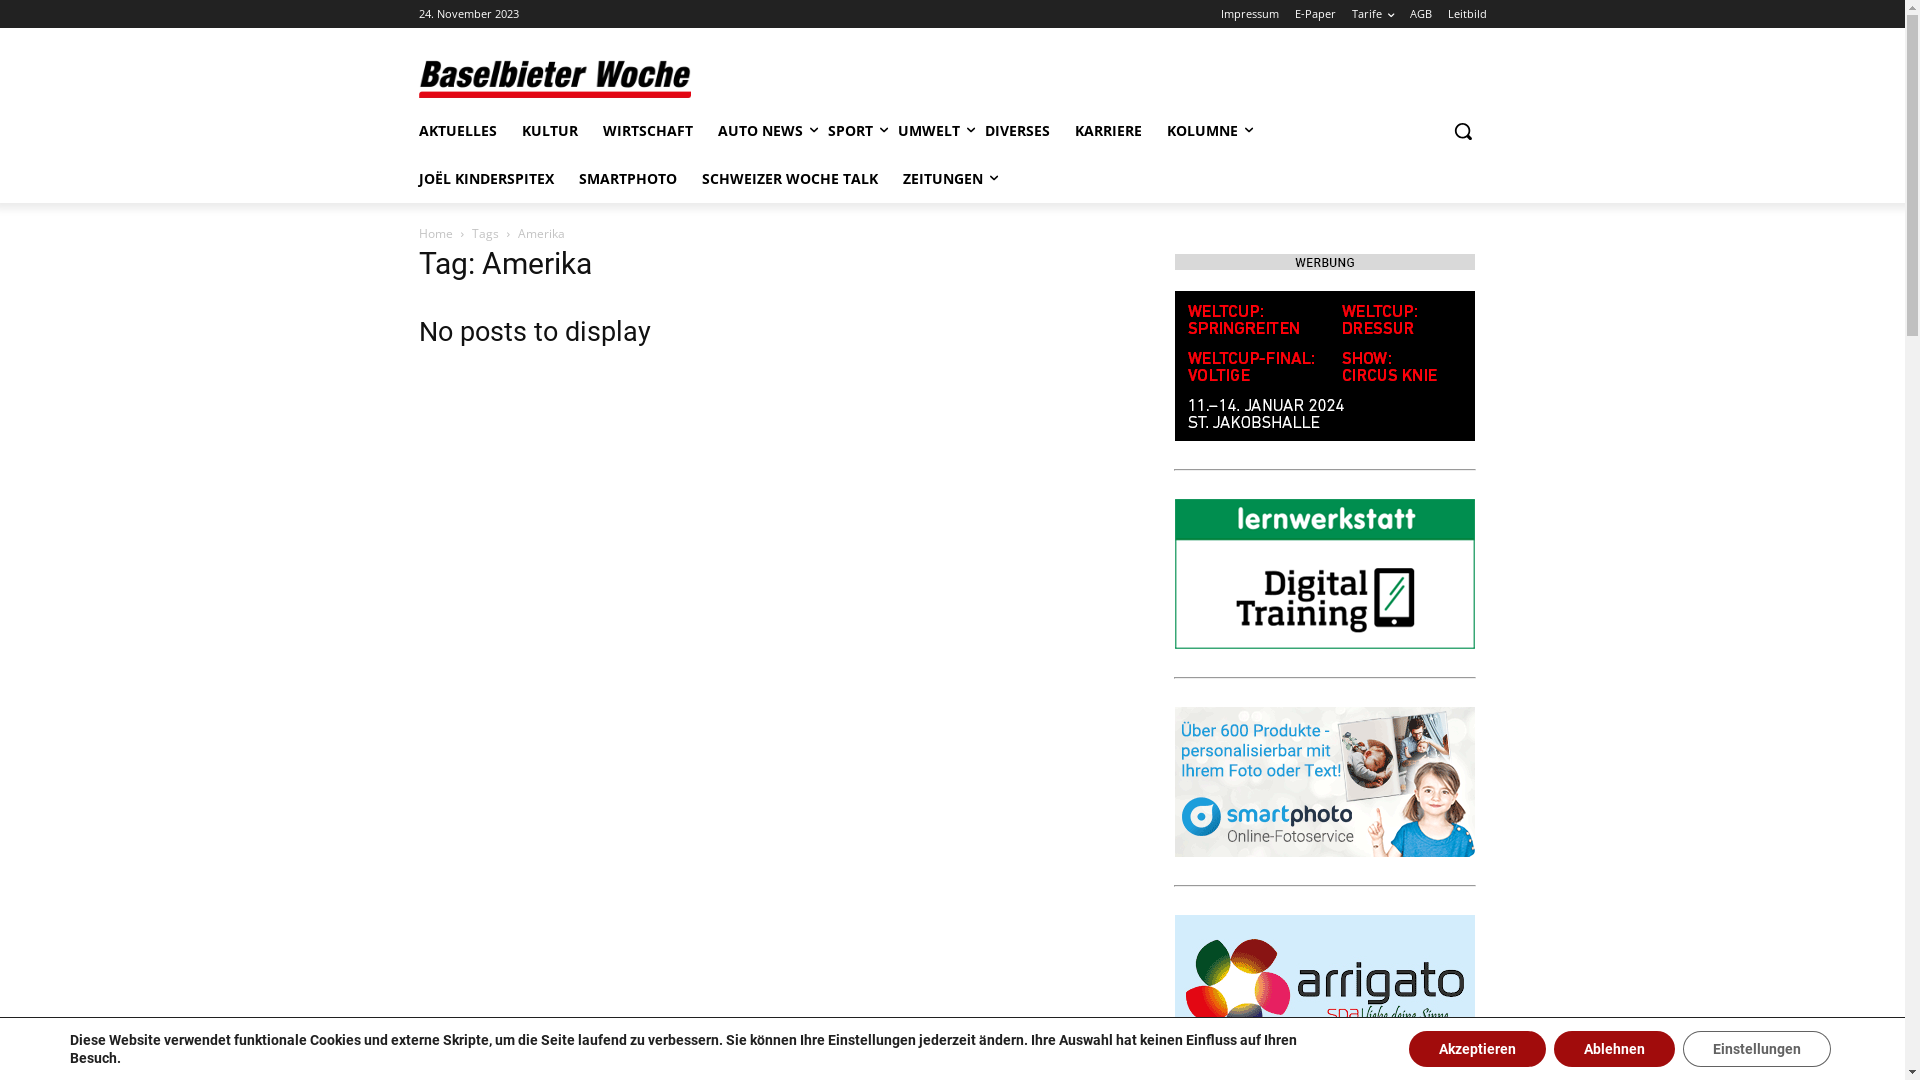 This screenshot has height=1080, width=1920. Describe the element at coordinates (647, 131) in the screenshot. I see `'WIRTSCHAFT'` at that location.